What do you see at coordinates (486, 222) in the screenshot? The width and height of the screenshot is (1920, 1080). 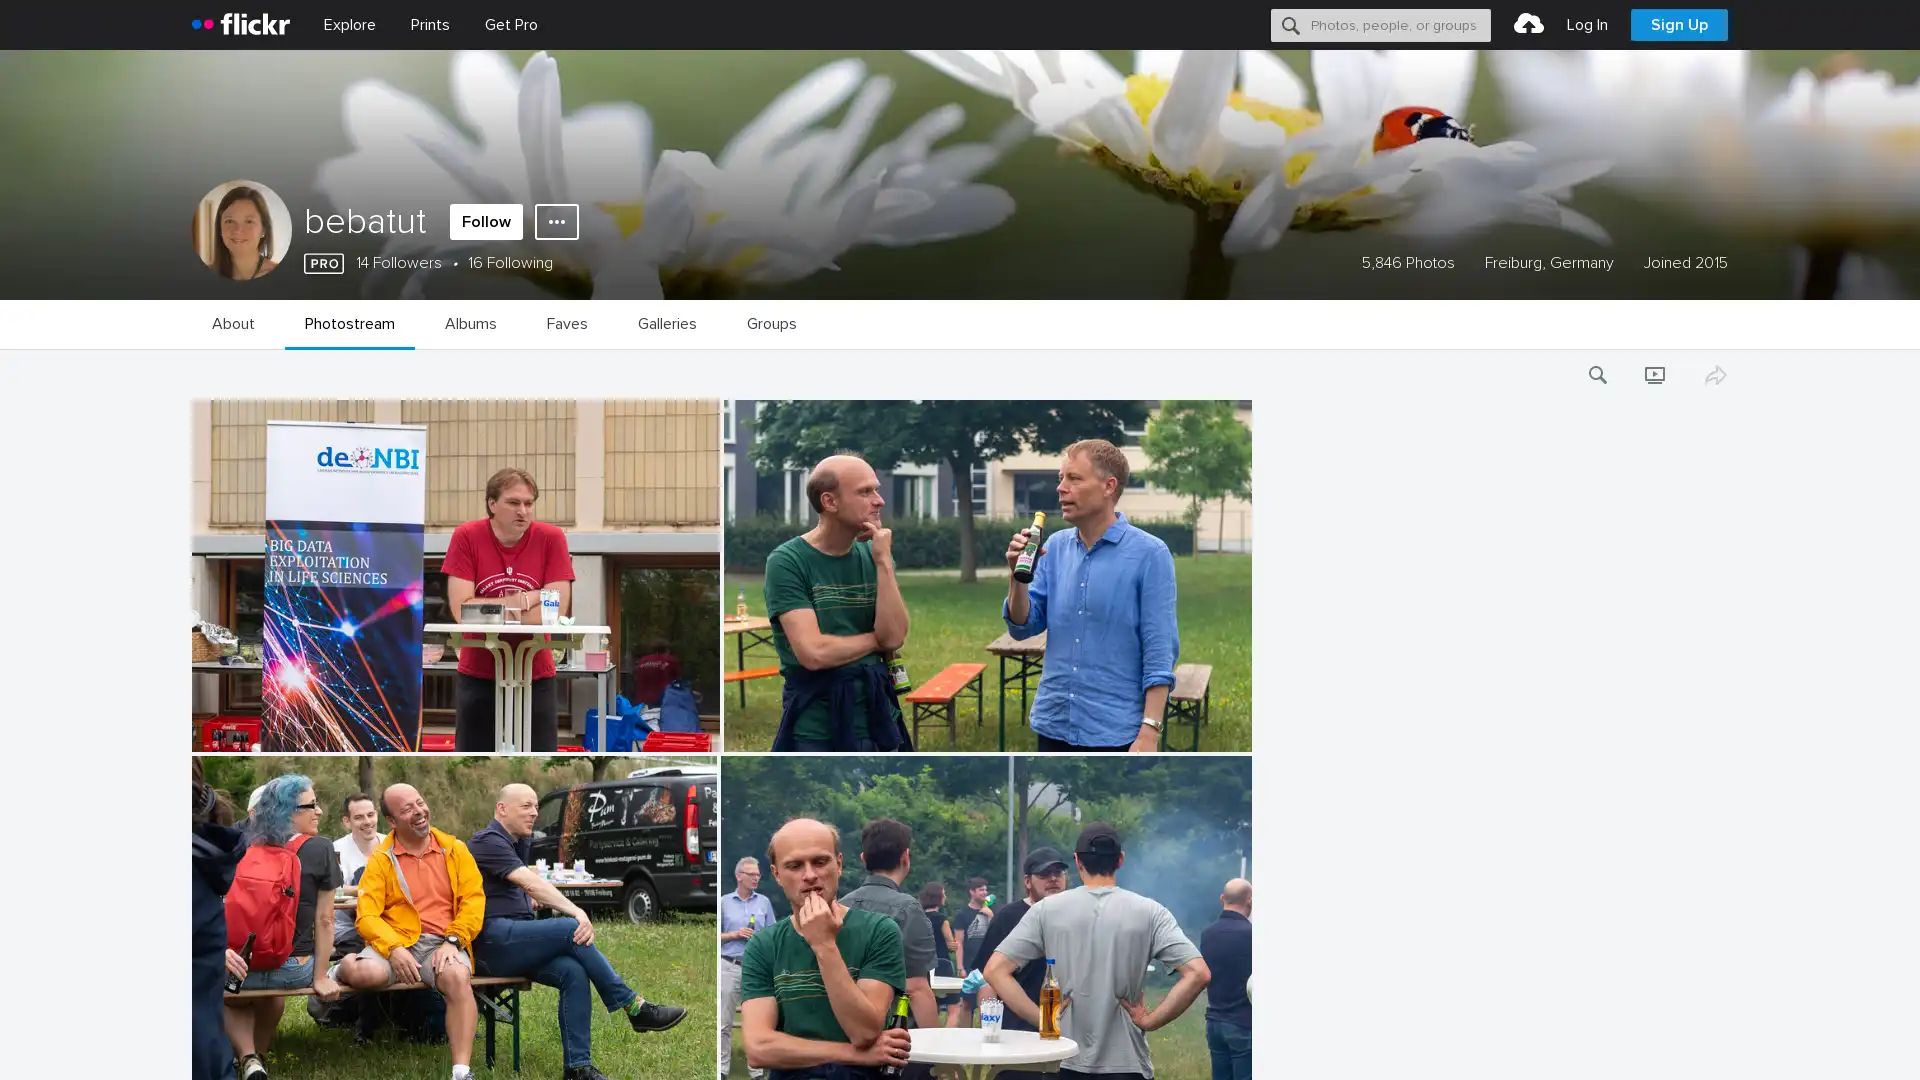 I see `Follow` at bounding box center [486, 222].